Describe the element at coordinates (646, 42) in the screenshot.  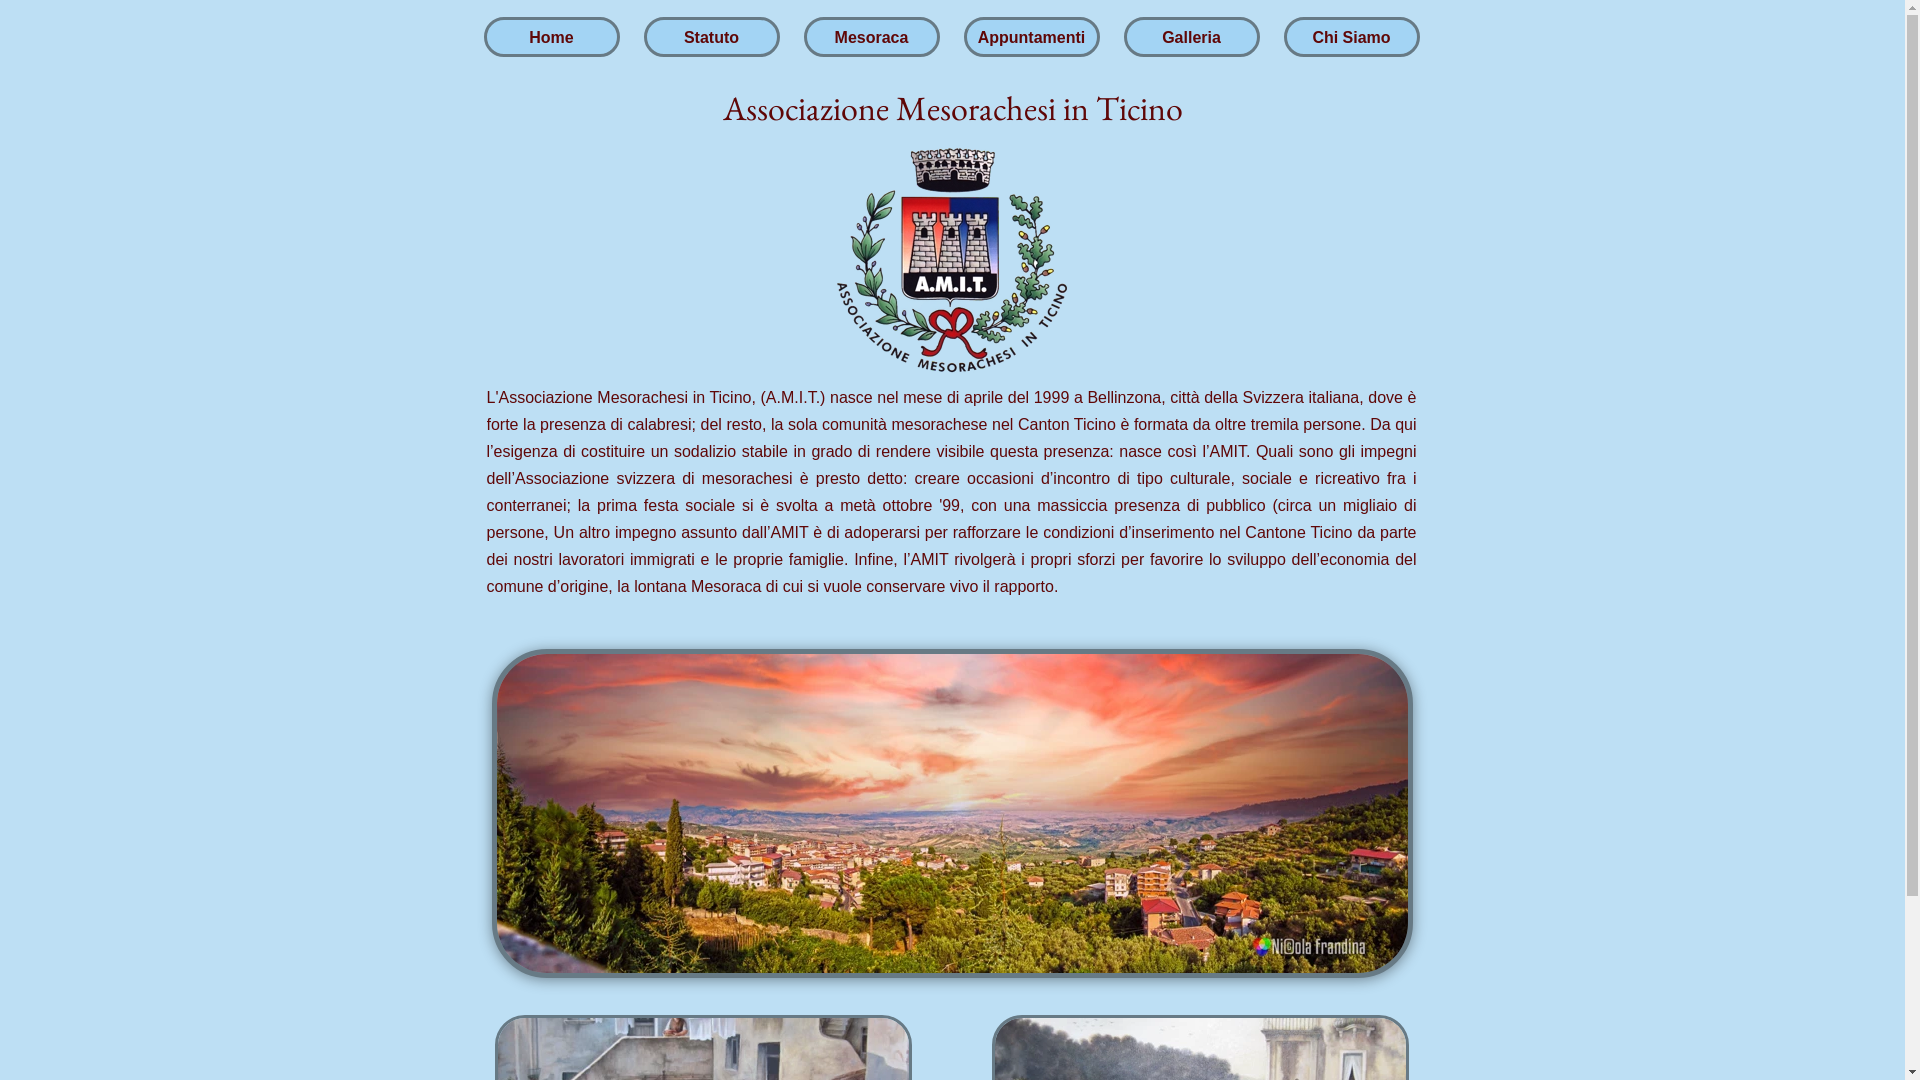
I see `'Statuto'` at that location.